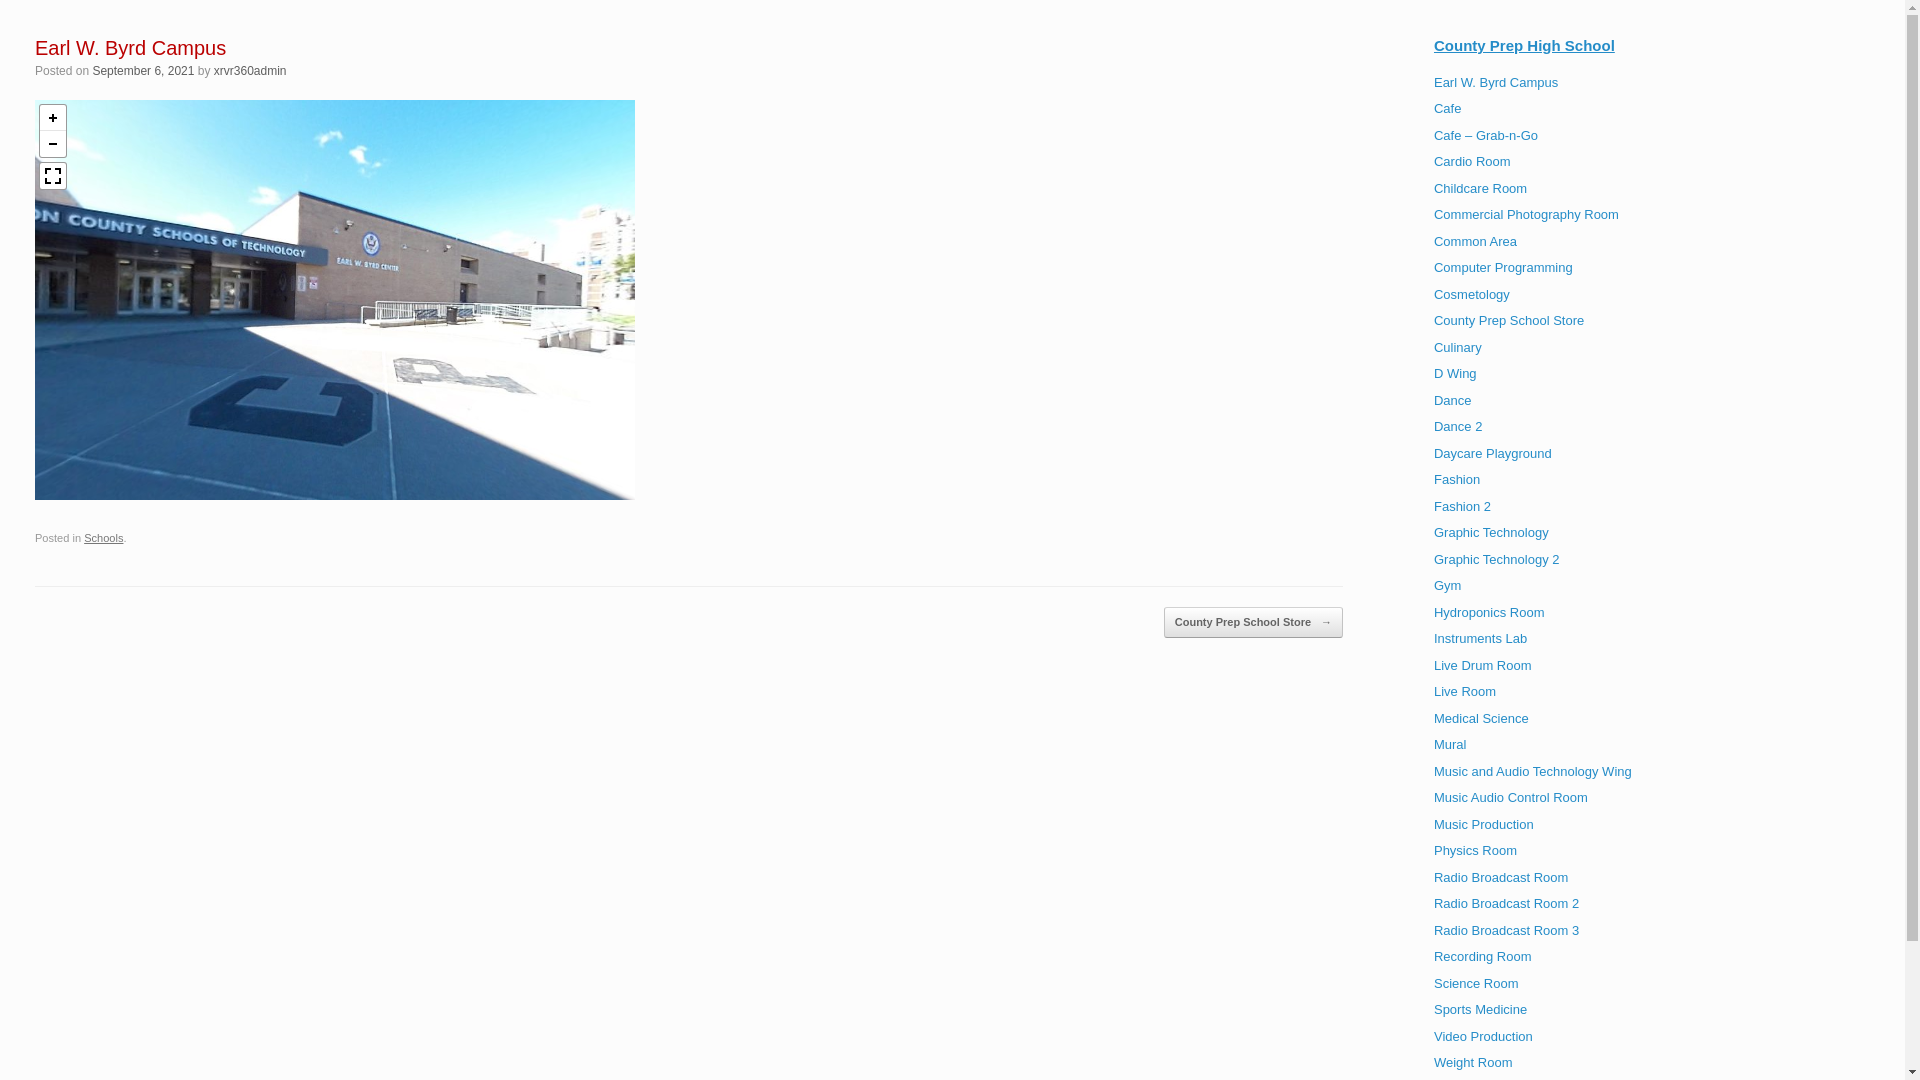 This screenshot has width=1920, height=1080. Describe the element at coordinates (1472, 293) in the screenshot. I see `'Cosmetology'` at that location.